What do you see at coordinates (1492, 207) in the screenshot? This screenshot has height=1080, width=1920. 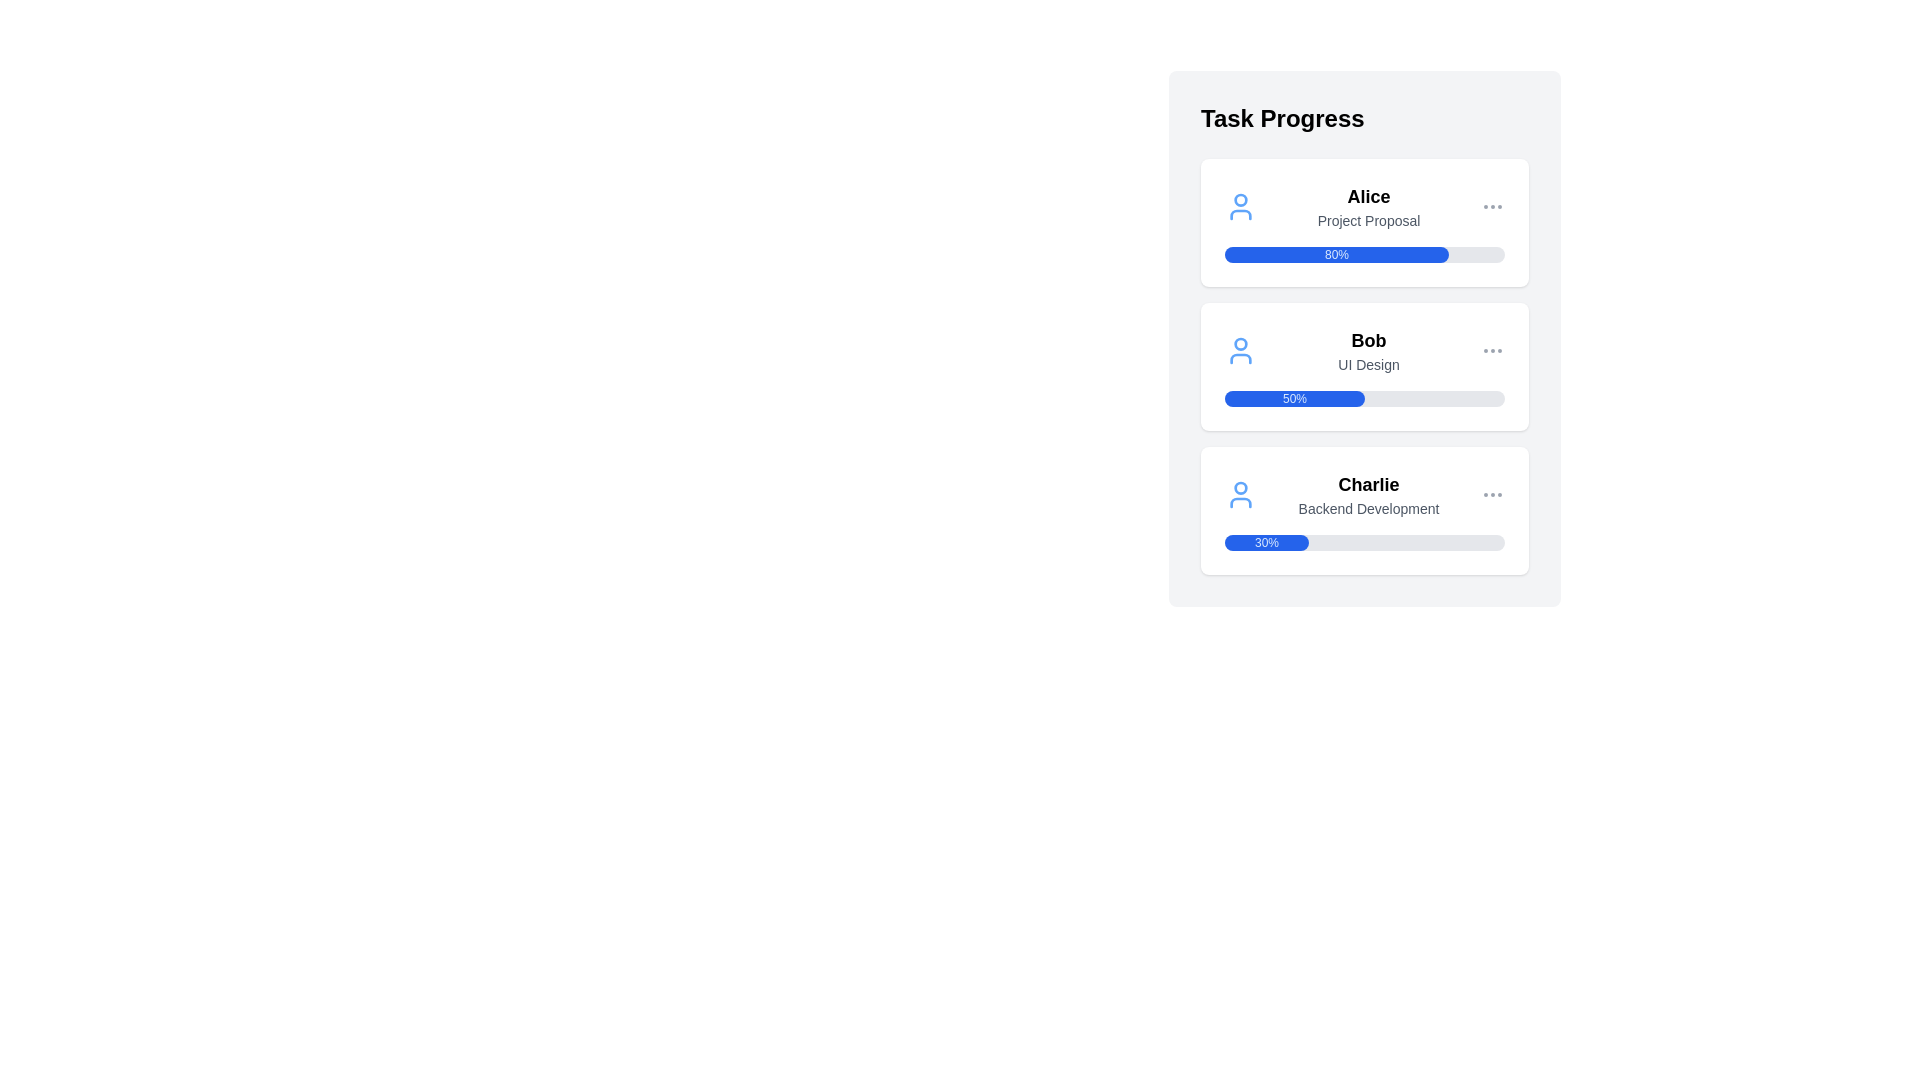 I see `the gray icon consisting of three vertically aligned dots located to the right of 'Alice' and 'Project Proposal'` at bounding box center [1492, 207].